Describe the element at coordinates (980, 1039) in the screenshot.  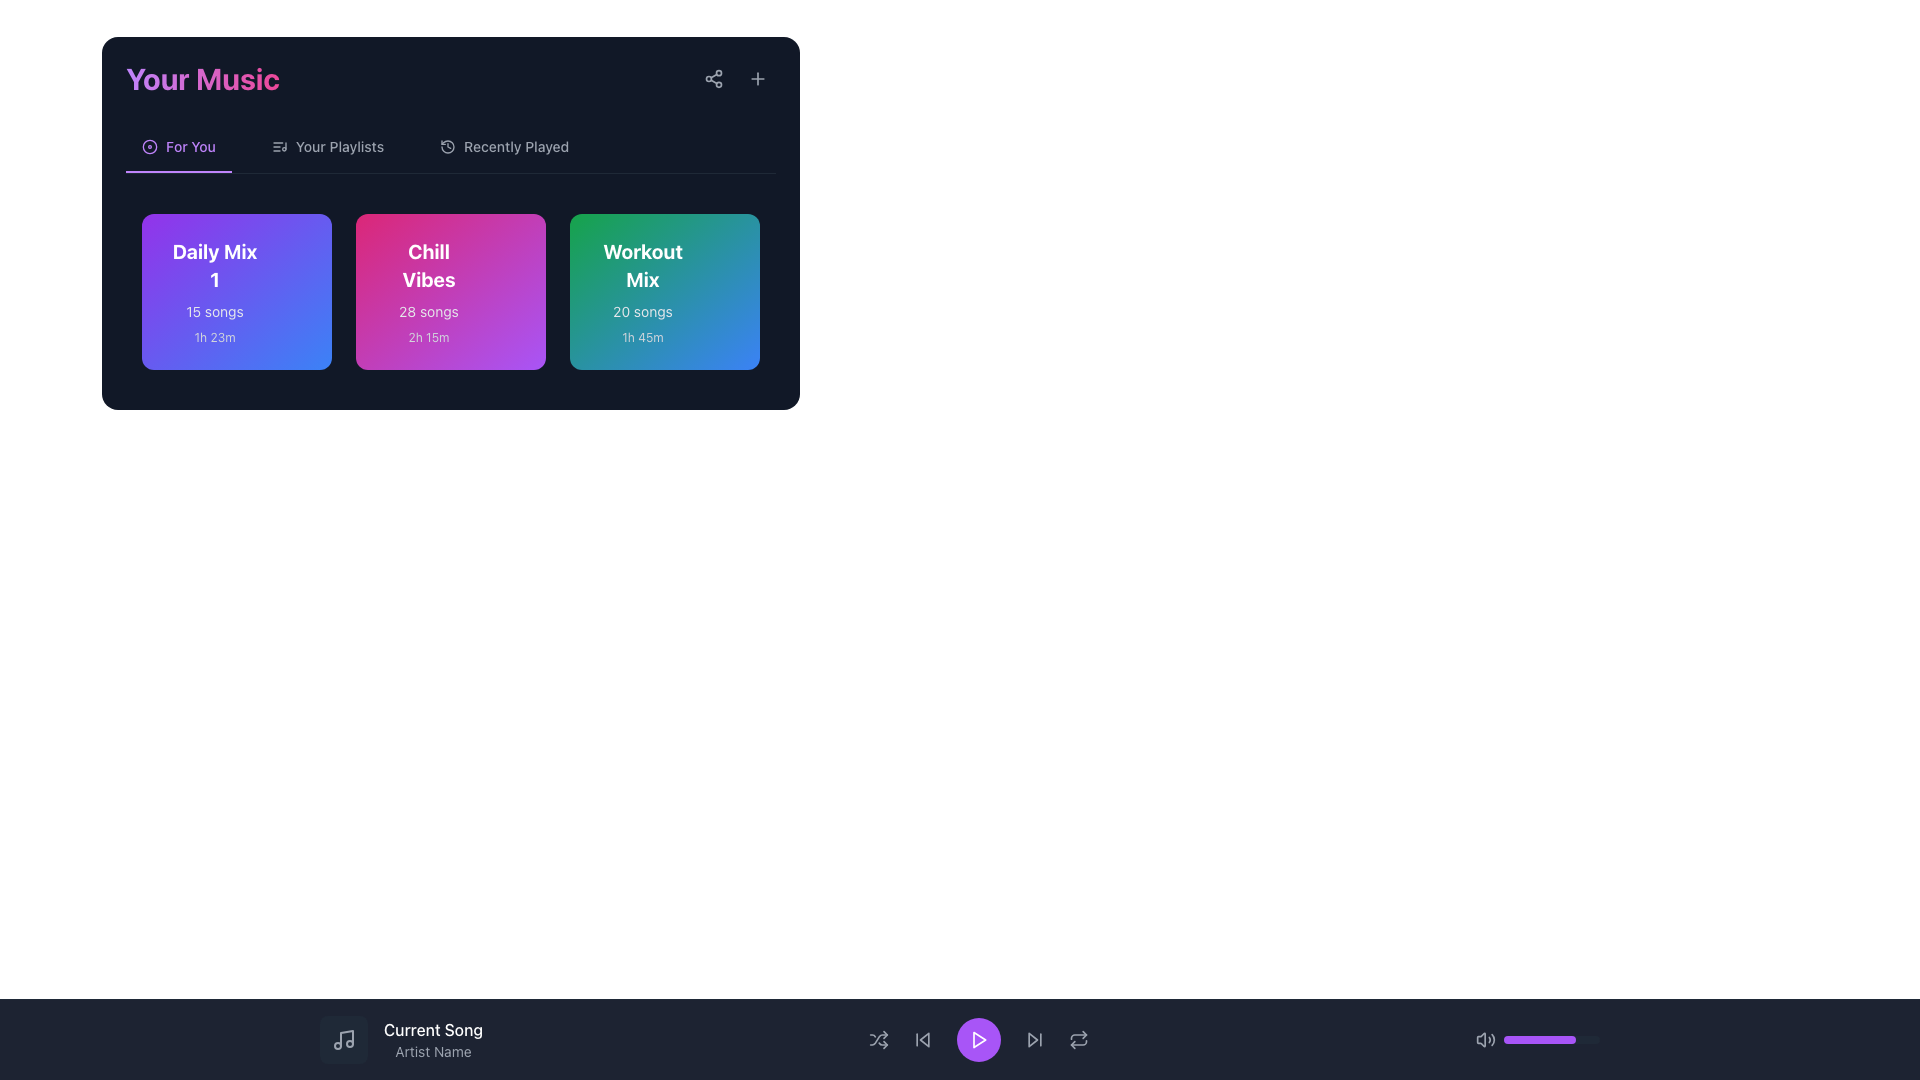
I see `the play icon located at the center of the circular play button within the playback control bar for keyboard or accessibility interactions` at that location.